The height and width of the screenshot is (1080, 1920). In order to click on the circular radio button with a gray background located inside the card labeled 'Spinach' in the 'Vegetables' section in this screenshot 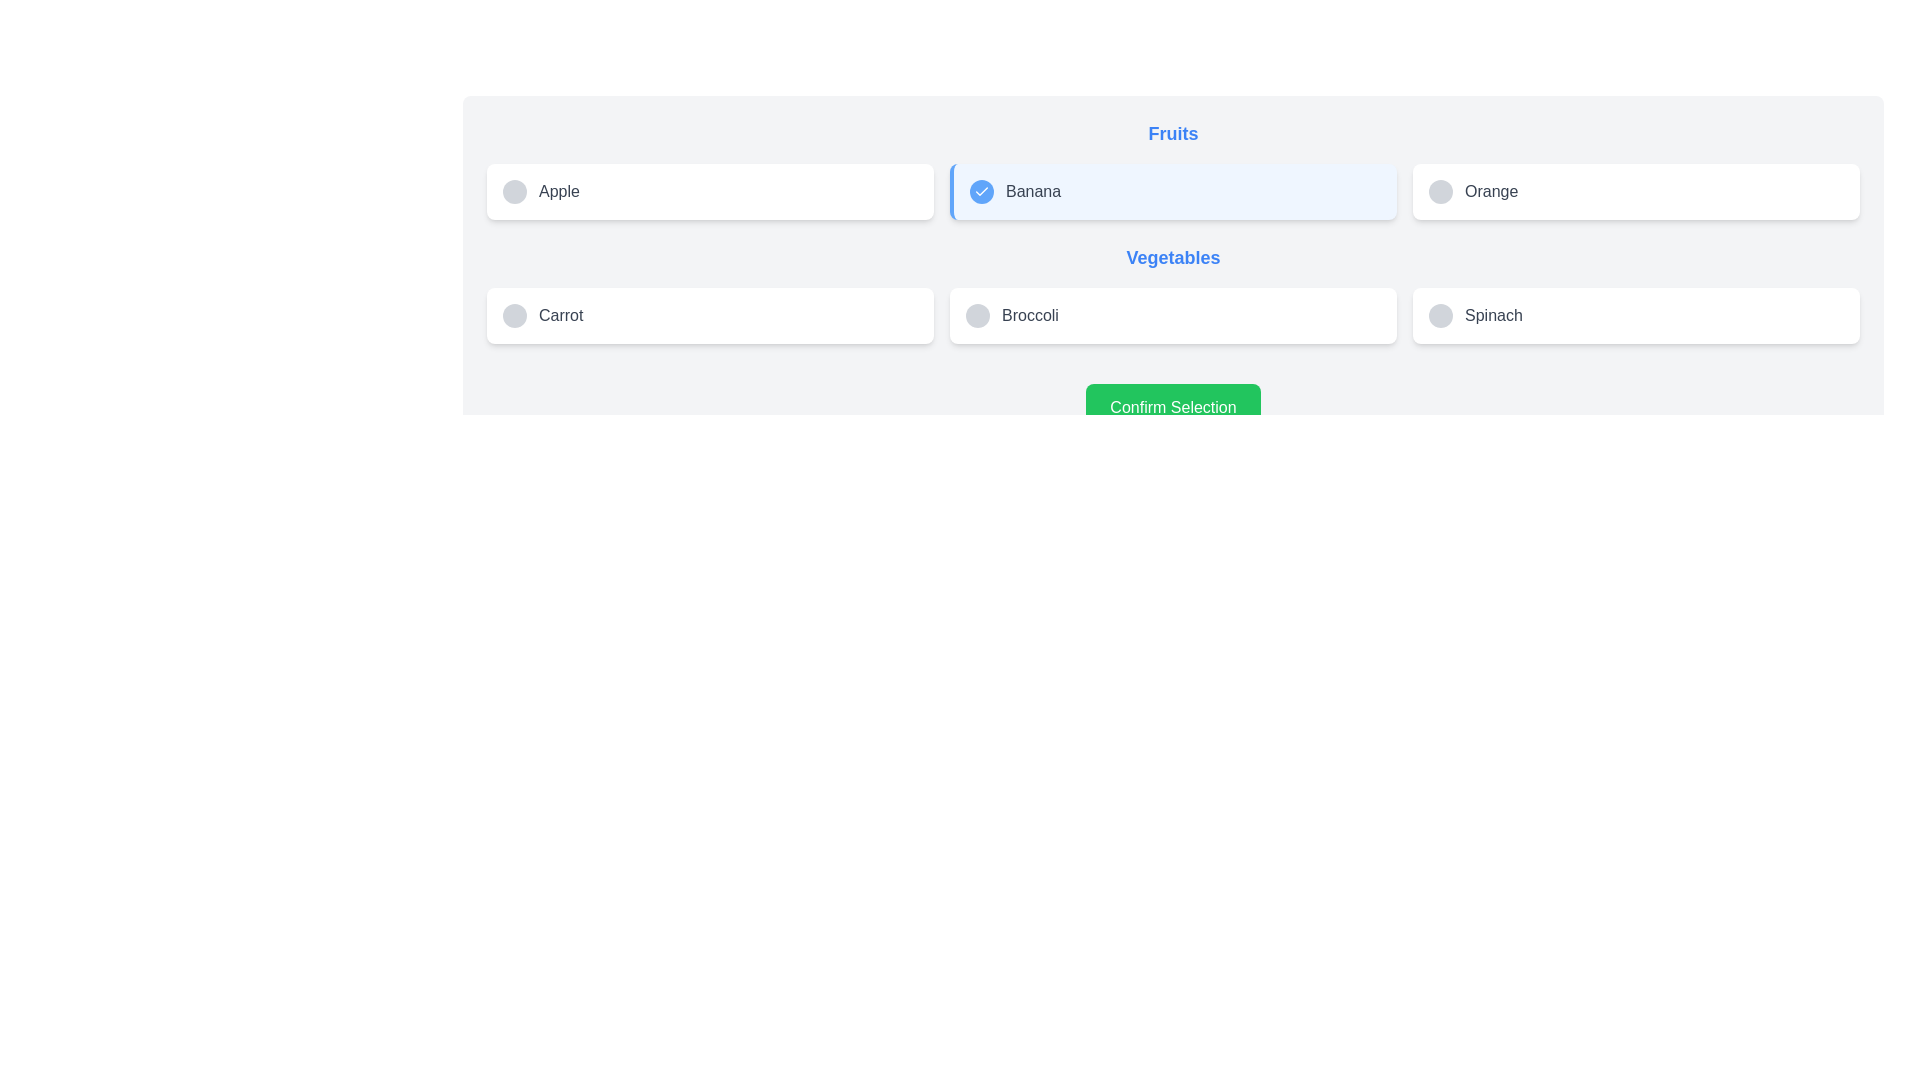, I will do `click(1440, 315)`.